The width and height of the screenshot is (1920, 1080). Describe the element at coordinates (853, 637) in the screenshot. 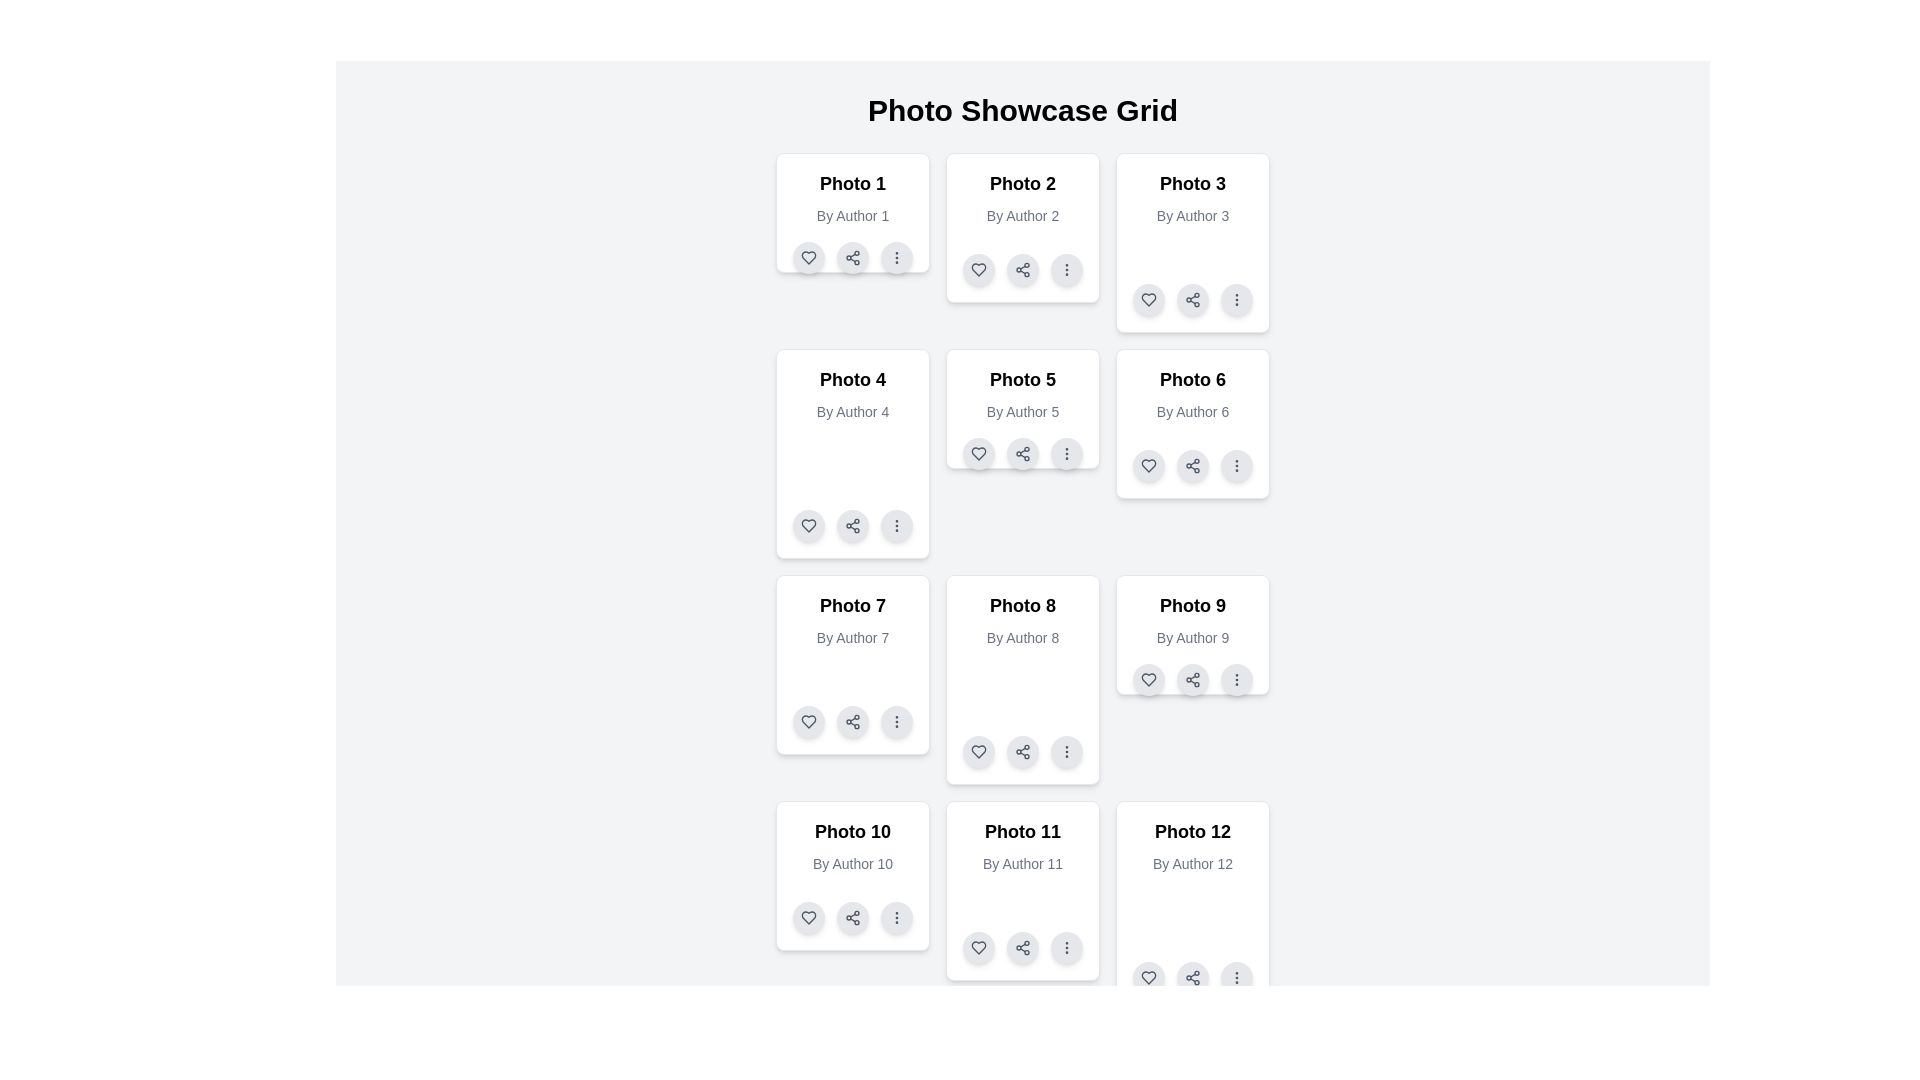

I see `the text label displaying 'By Author 7', which is located below the title 'Photo 7' in the fourth row and second column of the card layout` at that location.